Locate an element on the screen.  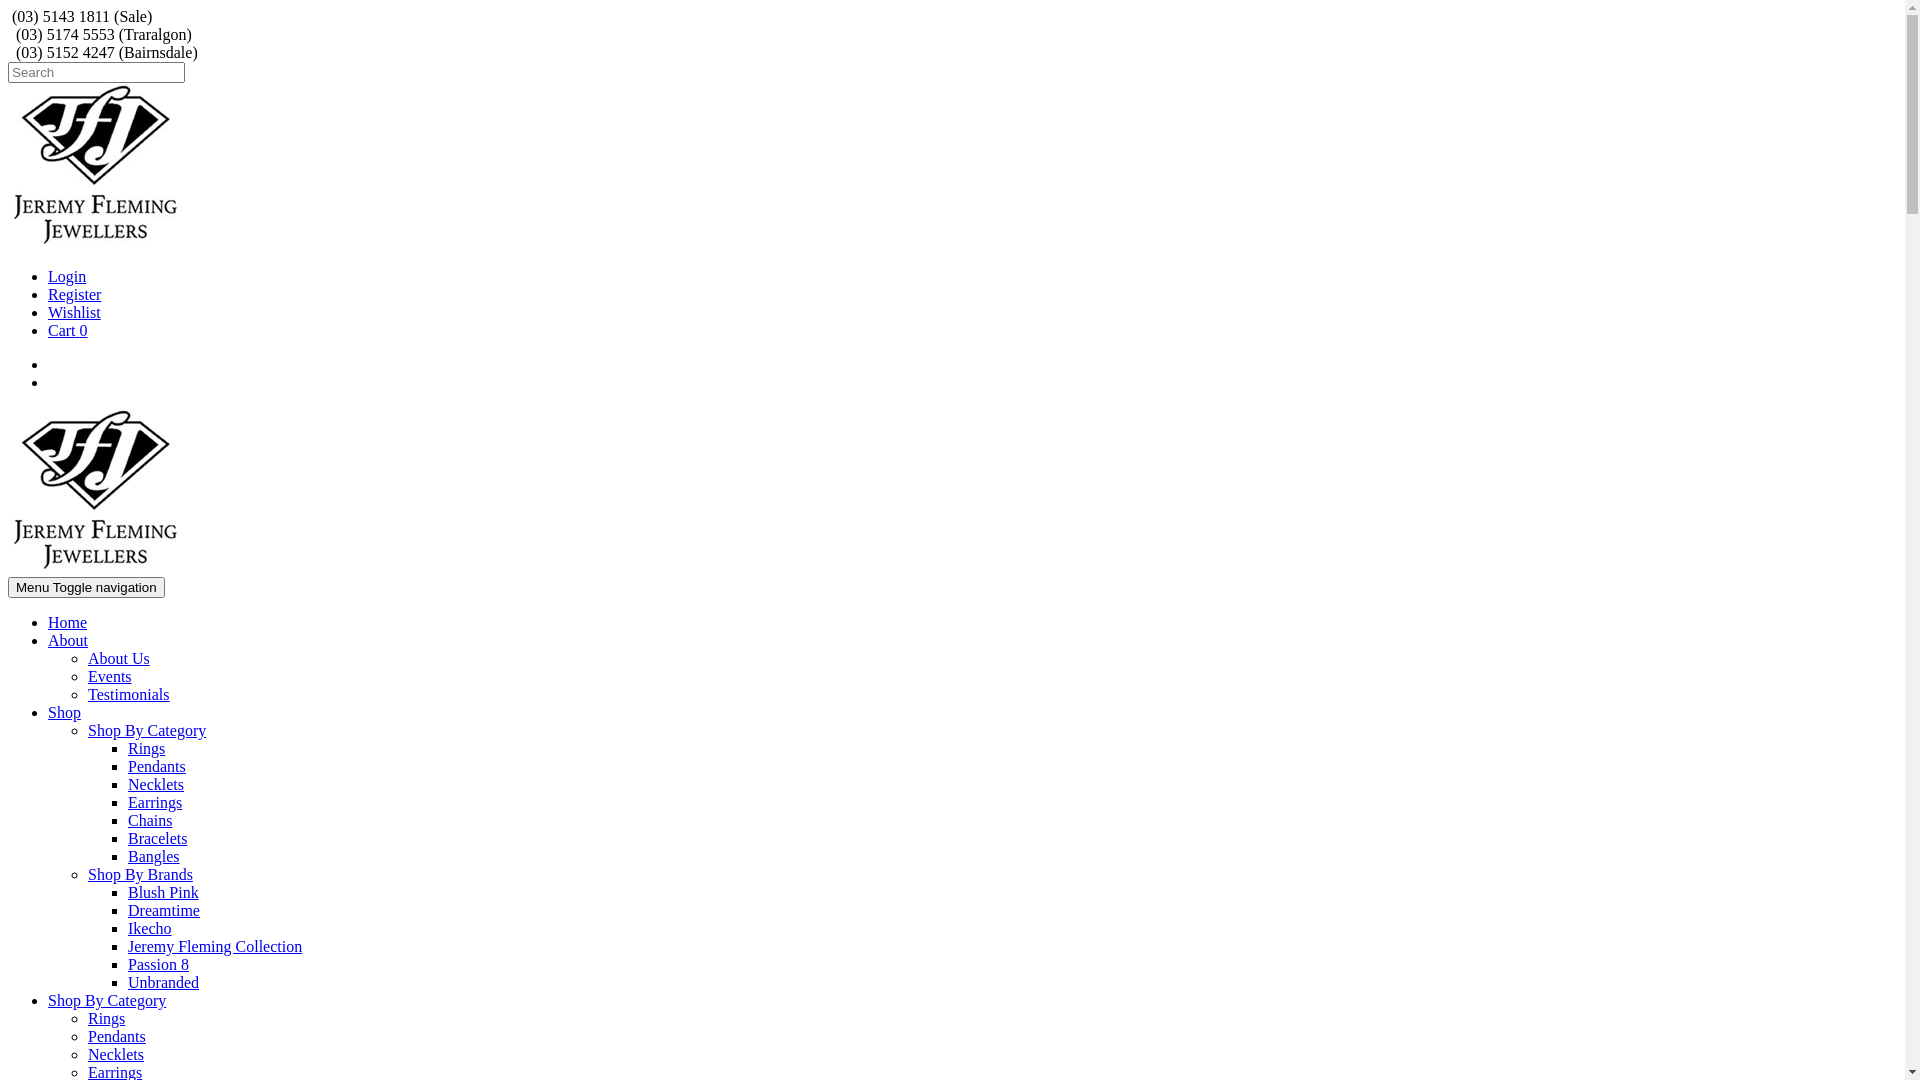
'About' is located at coordinates (48, 640).